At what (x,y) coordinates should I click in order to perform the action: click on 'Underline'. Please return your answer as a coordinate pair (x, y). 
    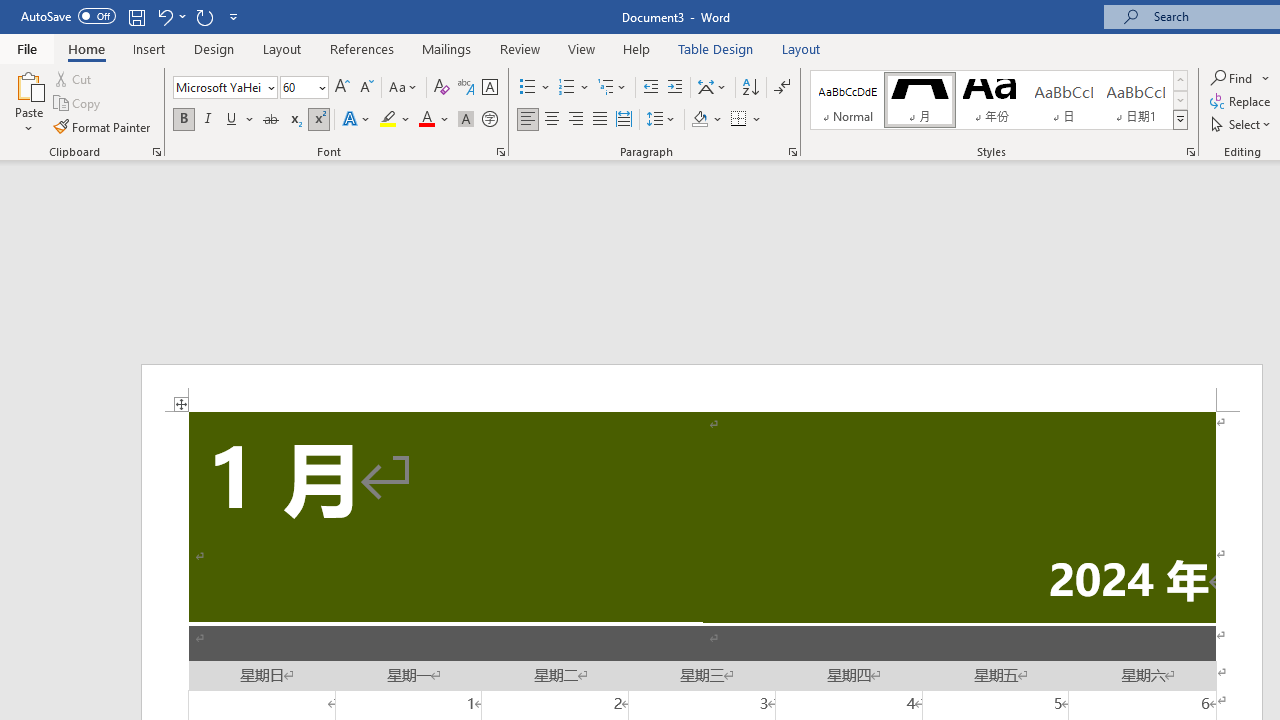
    Looking at the image, I should click on (232, 119).